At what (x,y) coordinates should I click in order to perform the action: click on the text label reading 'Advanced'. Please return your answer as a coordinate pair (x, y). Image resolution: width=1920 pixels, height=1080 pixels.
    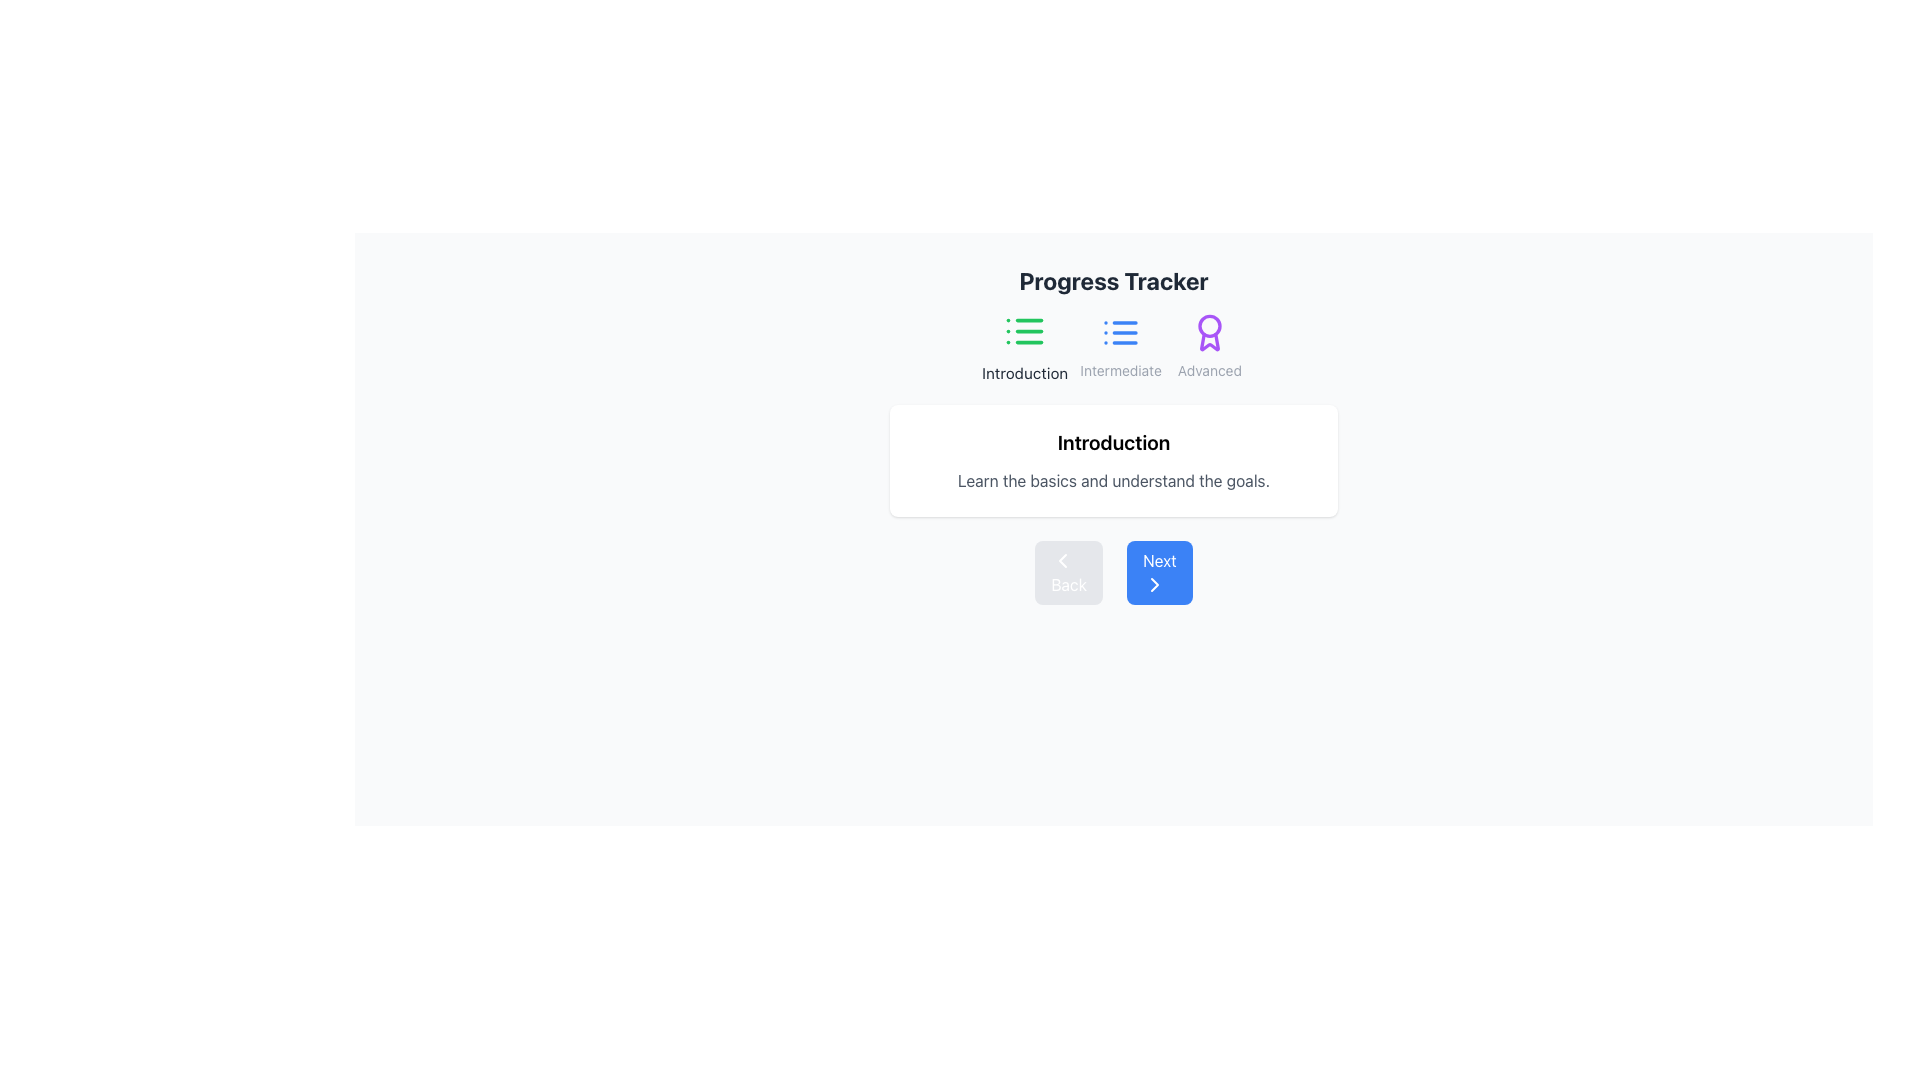
    Looking at the image, I should click on (1208, 370).